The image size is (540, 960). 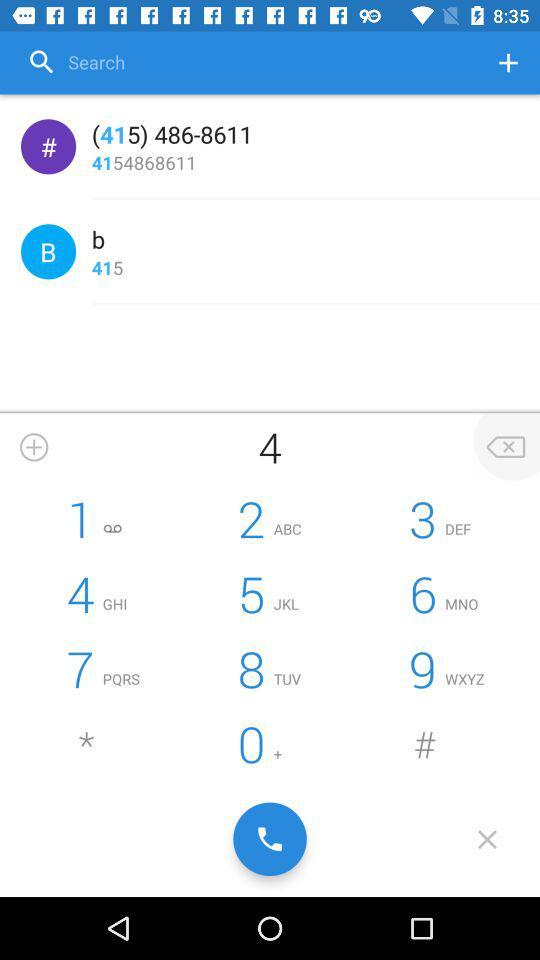 What do you see at coordinates (508, 62) in the screenshot?
I see `a new search` at bounding box center [508, 62].